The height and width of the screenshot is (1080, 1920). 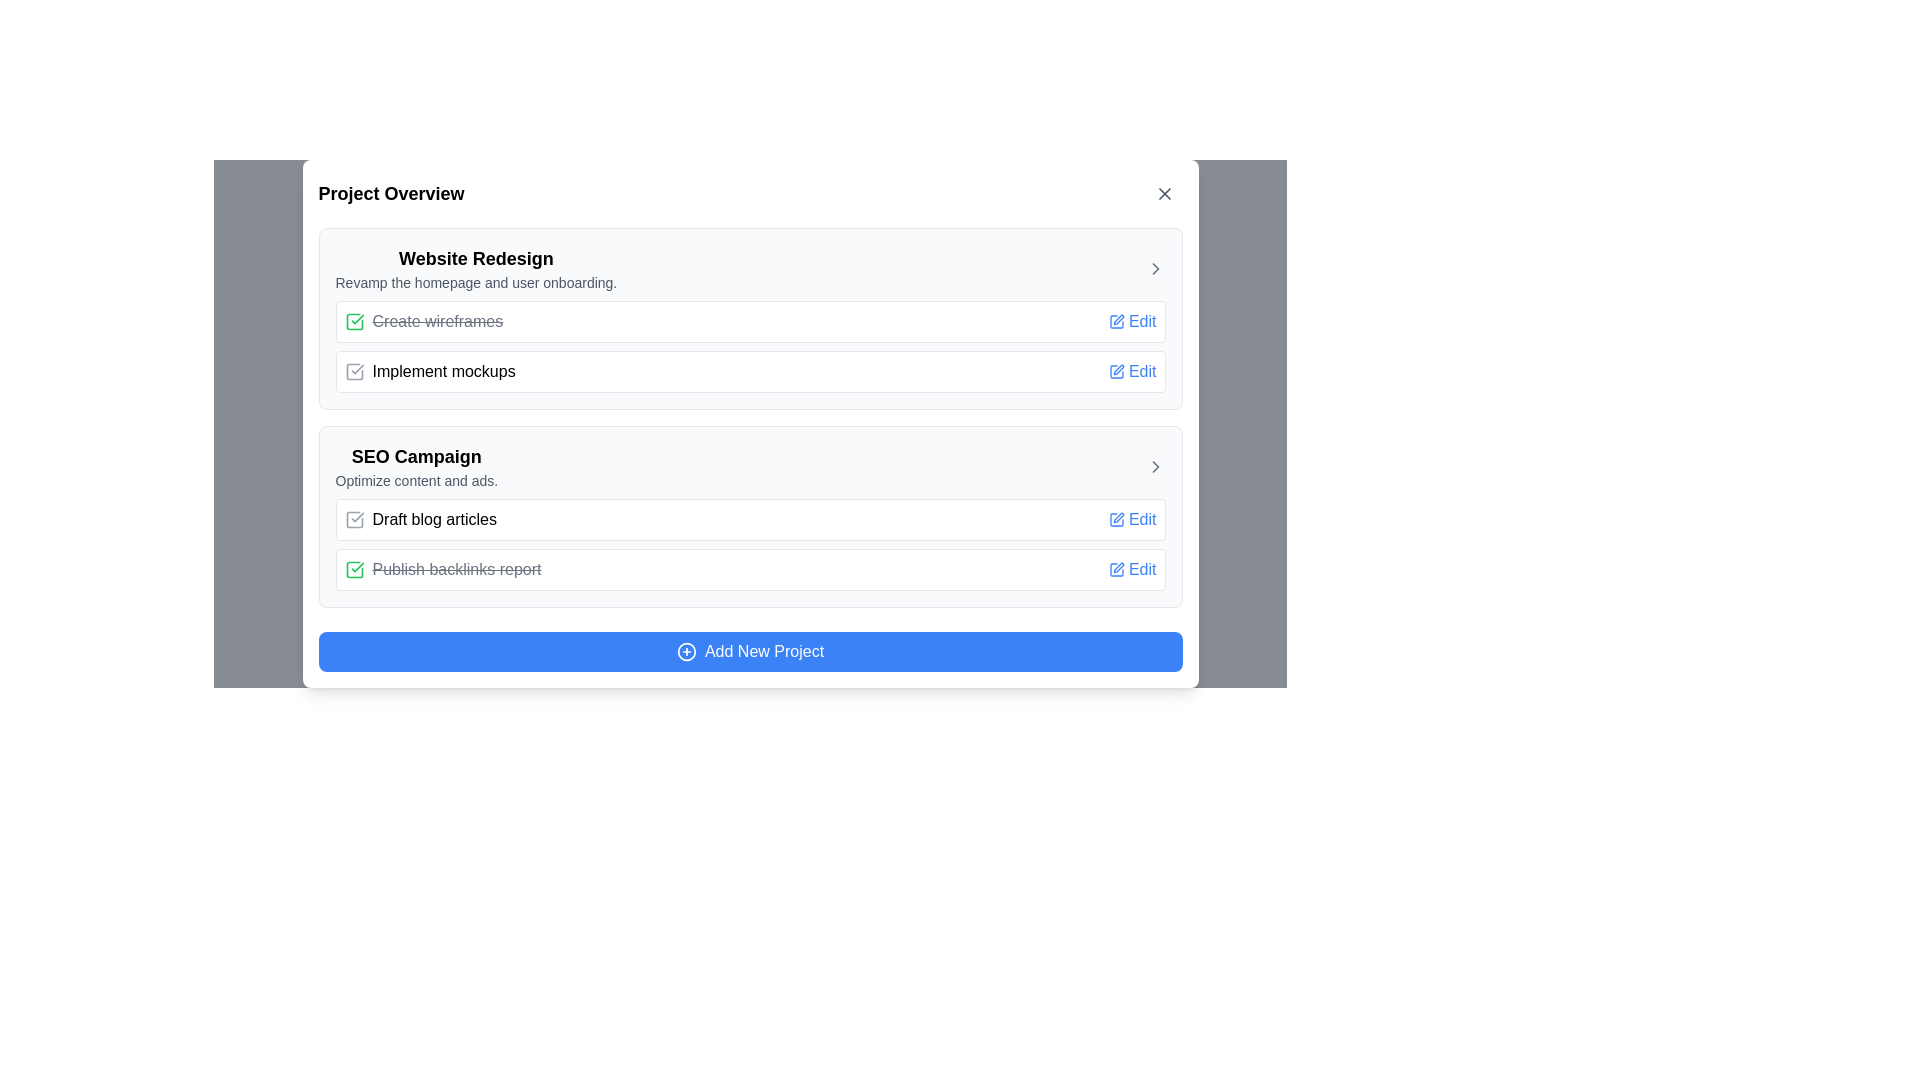 What do you see at coordinates (415, 481) in the screenshot?
I see `the descriptive text label providing details about the 'SEO Campaign' located beneath the header 'SEO Campaign' and aligned to the left in a card-styled layout` at bounding box center [415, 481].